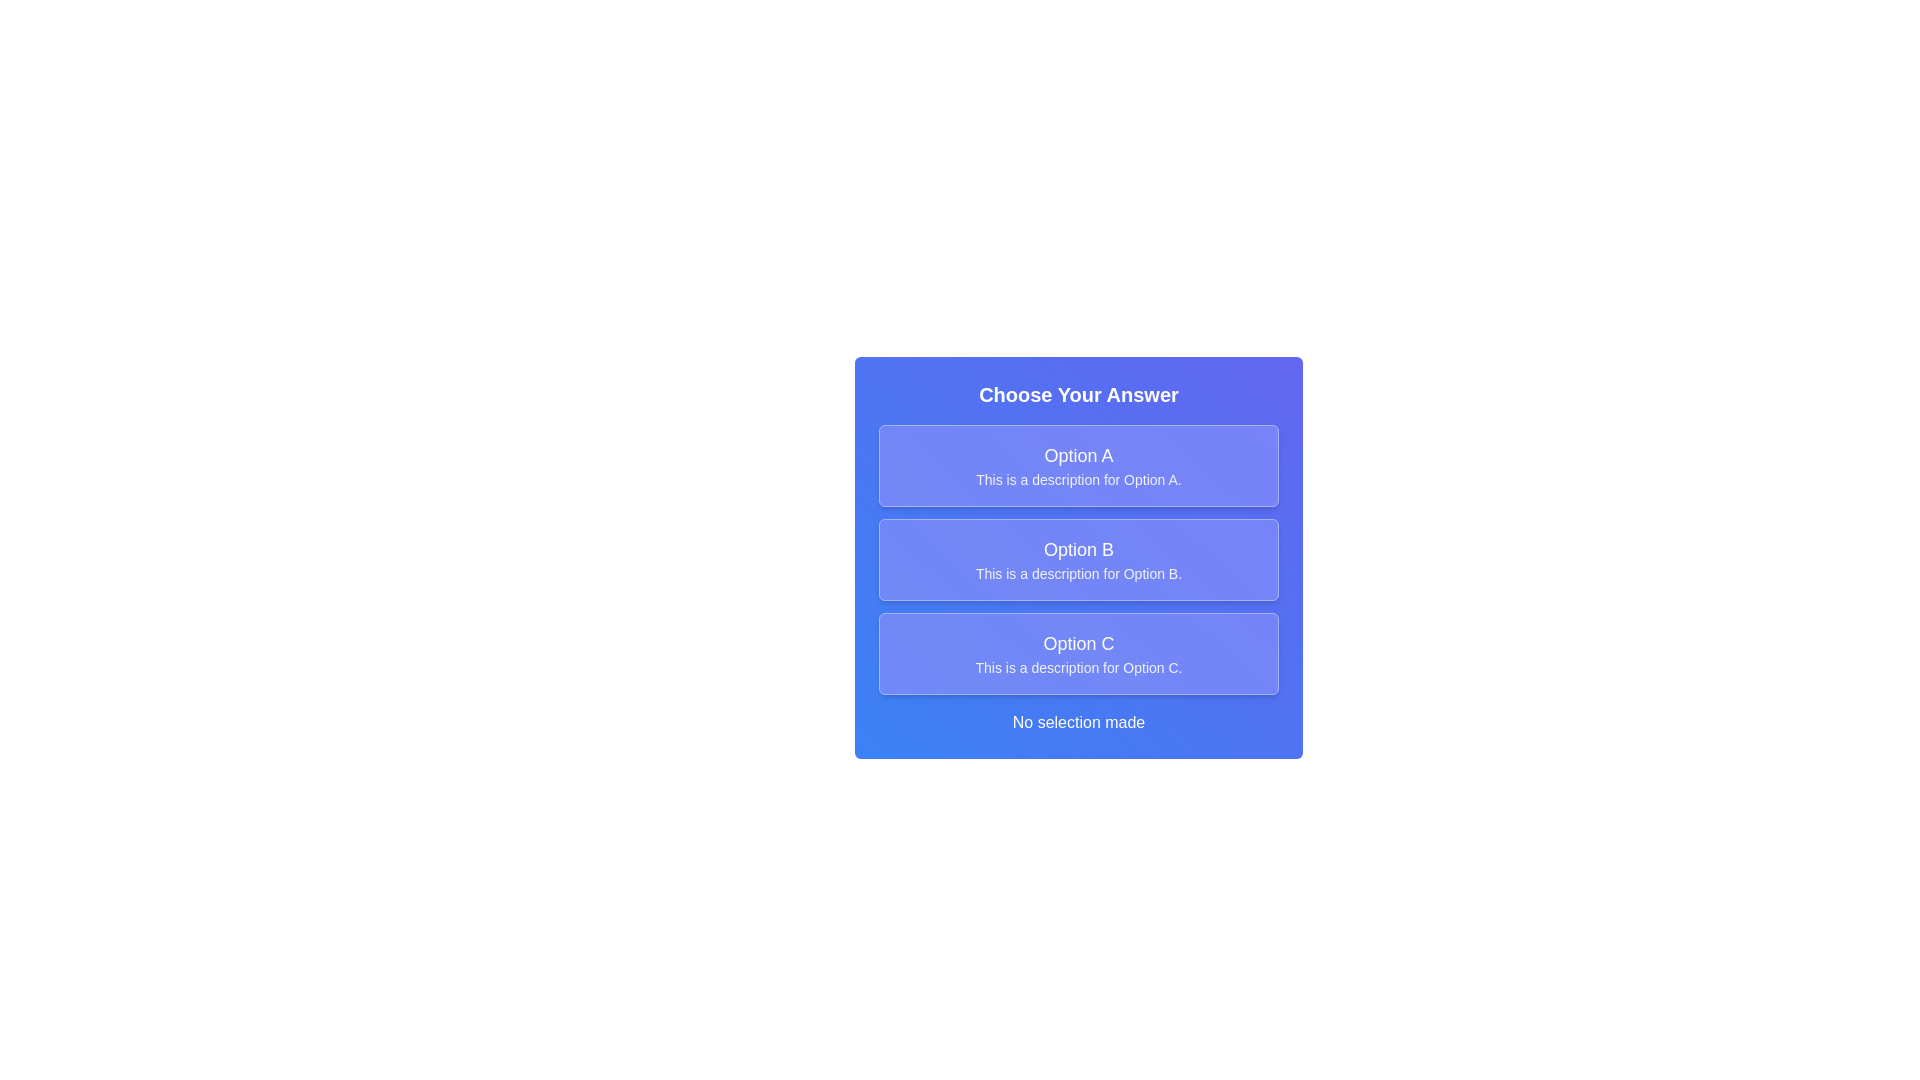 The width and height of the screenshot is (1920, 1080). I want to click on the Interactive card option, so click(1078, 558).